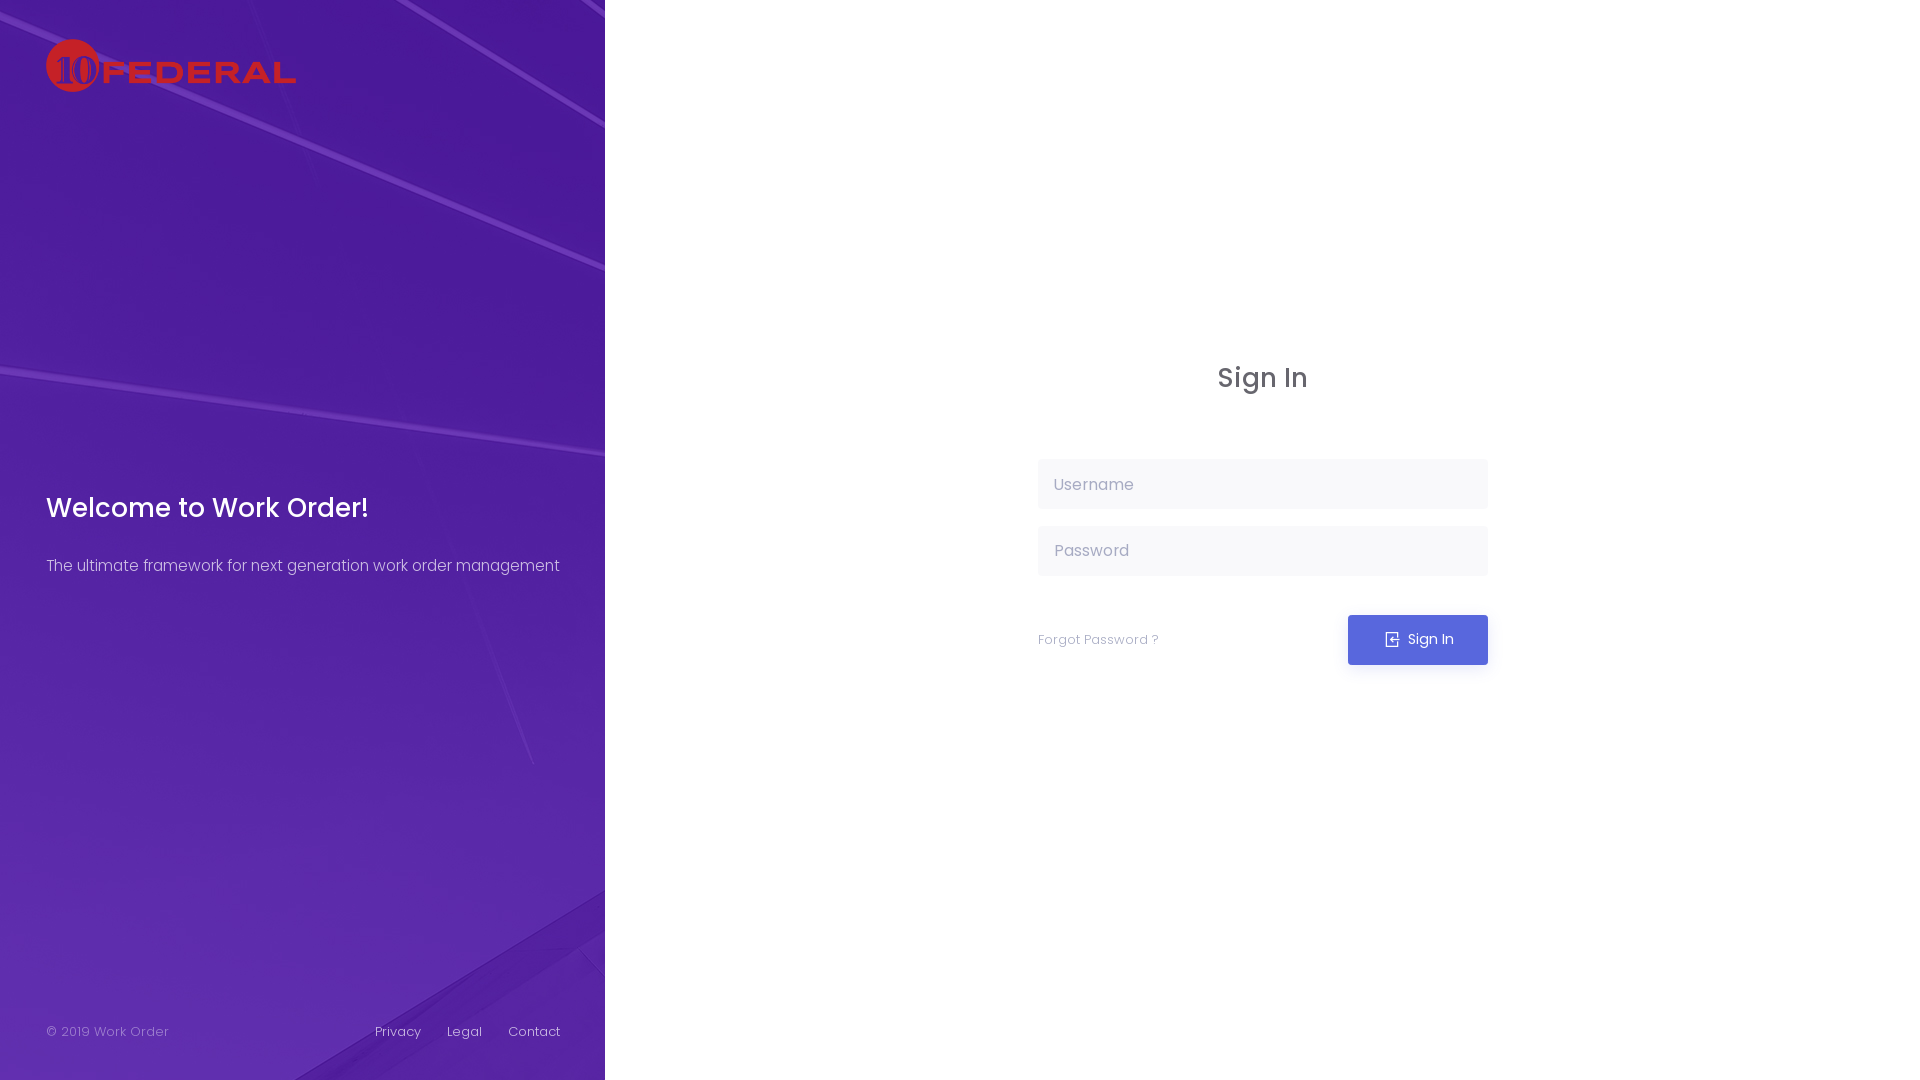 The height and width of the screenshot is (1080, 1920). I want to click on 'Forgot Password ?', so click(1097, 640).